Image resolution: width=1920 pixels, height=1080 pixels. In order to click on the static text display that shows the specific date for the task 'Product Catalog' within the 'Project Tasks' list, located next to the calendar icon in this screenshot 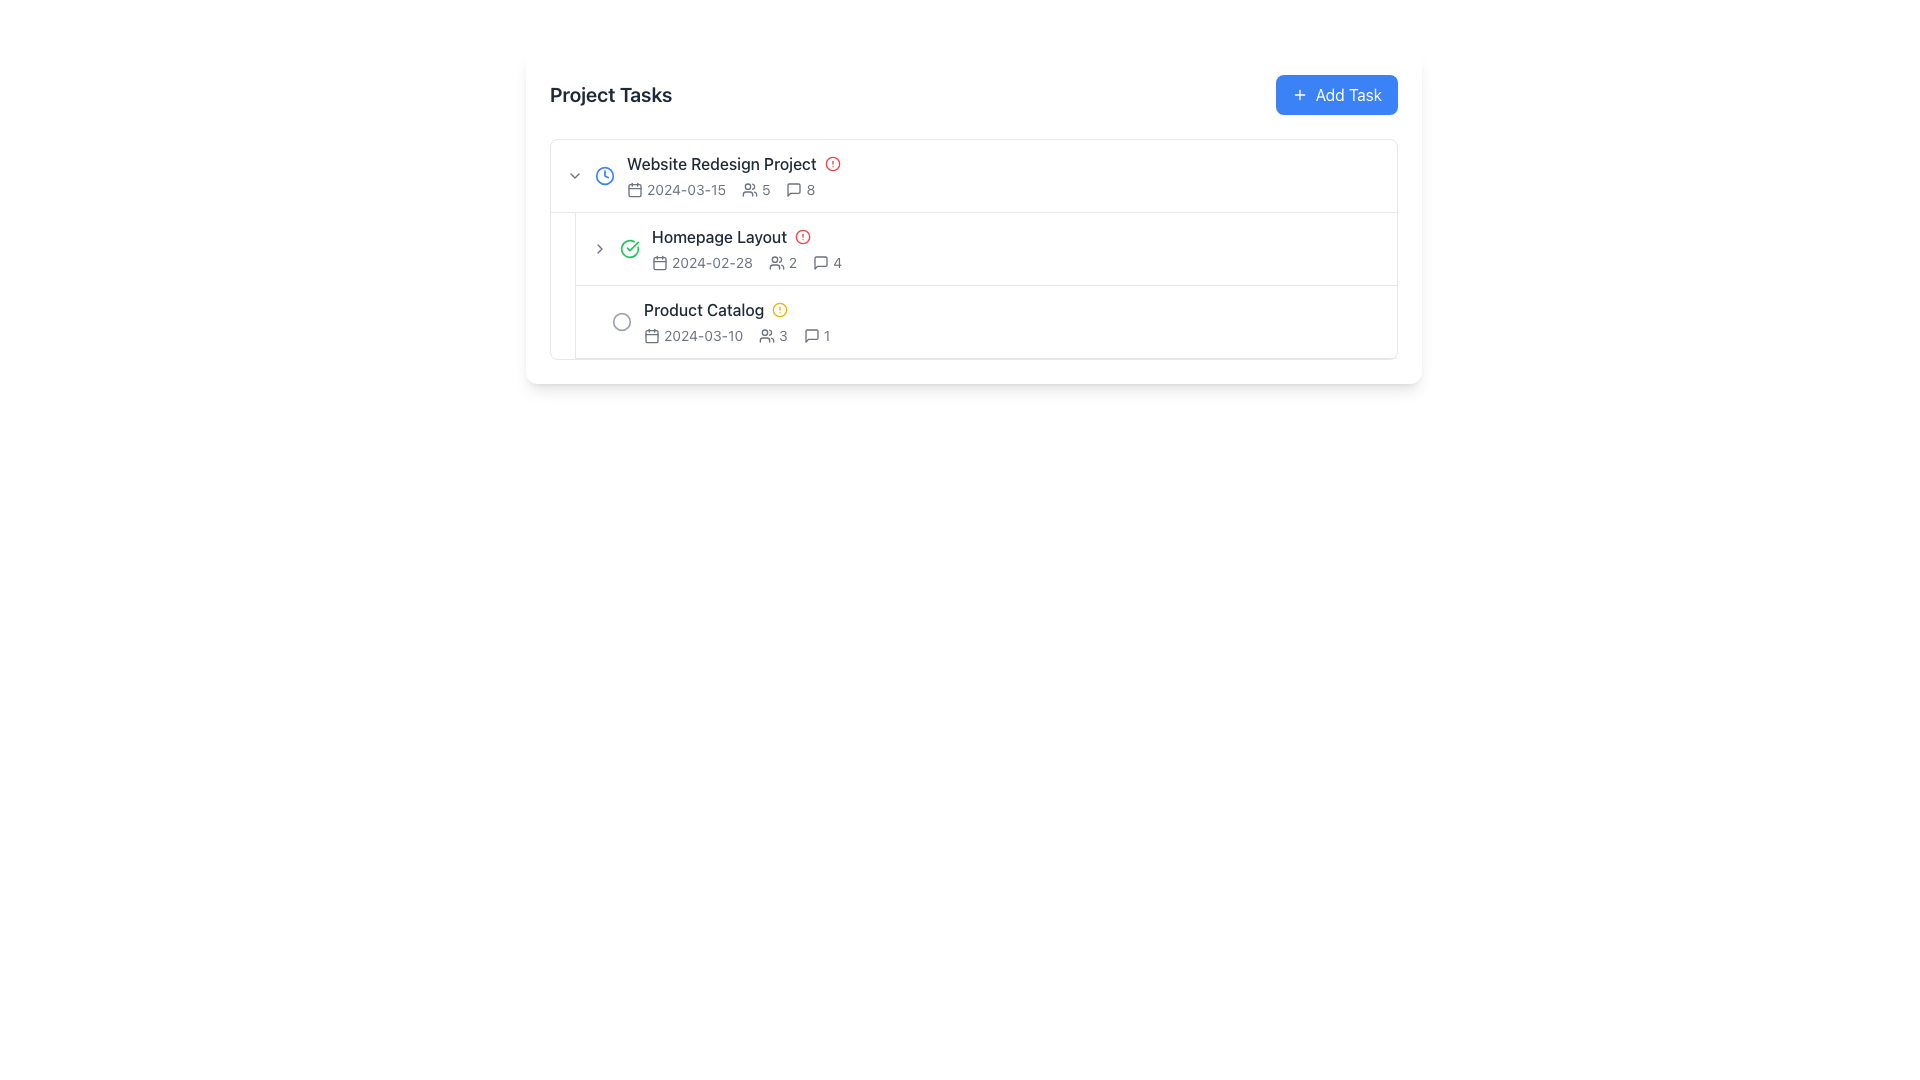, I will do `click(703, 334)`.